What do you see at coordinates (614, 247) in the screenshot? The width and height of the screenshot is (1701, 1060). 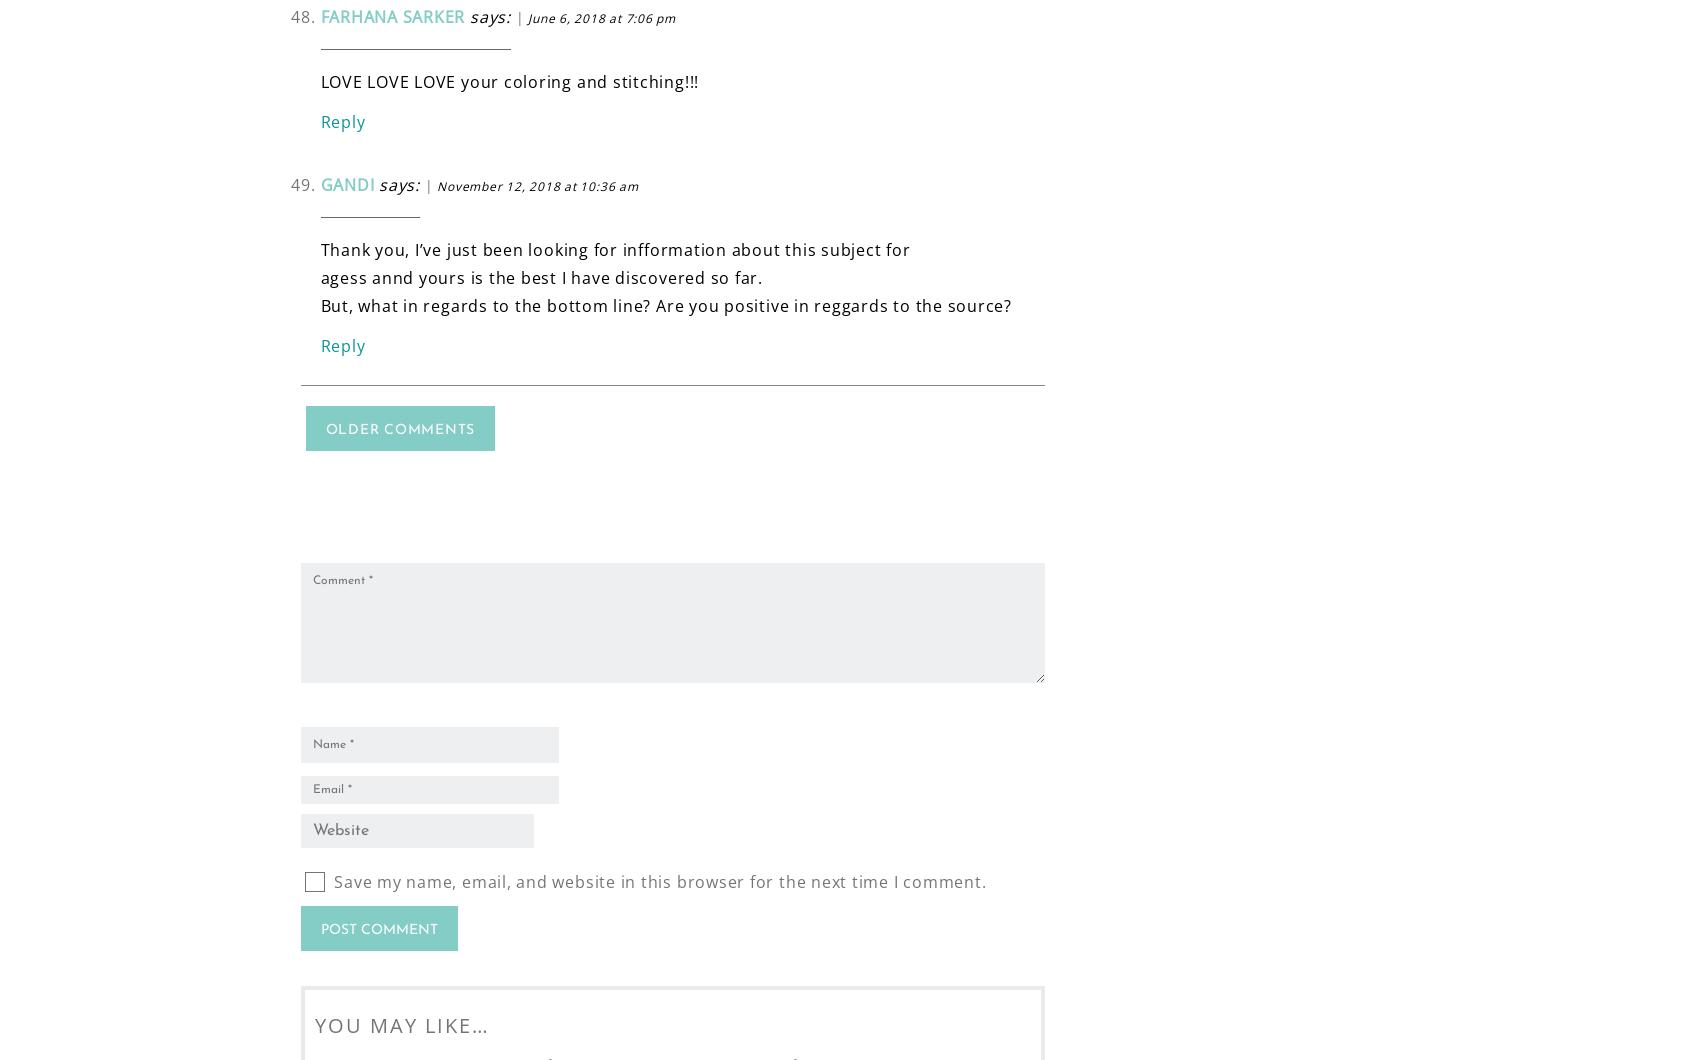 I see `'Thank you, I’ve just been looking for infformation about this subject for'` at bounding box center [614, 247].